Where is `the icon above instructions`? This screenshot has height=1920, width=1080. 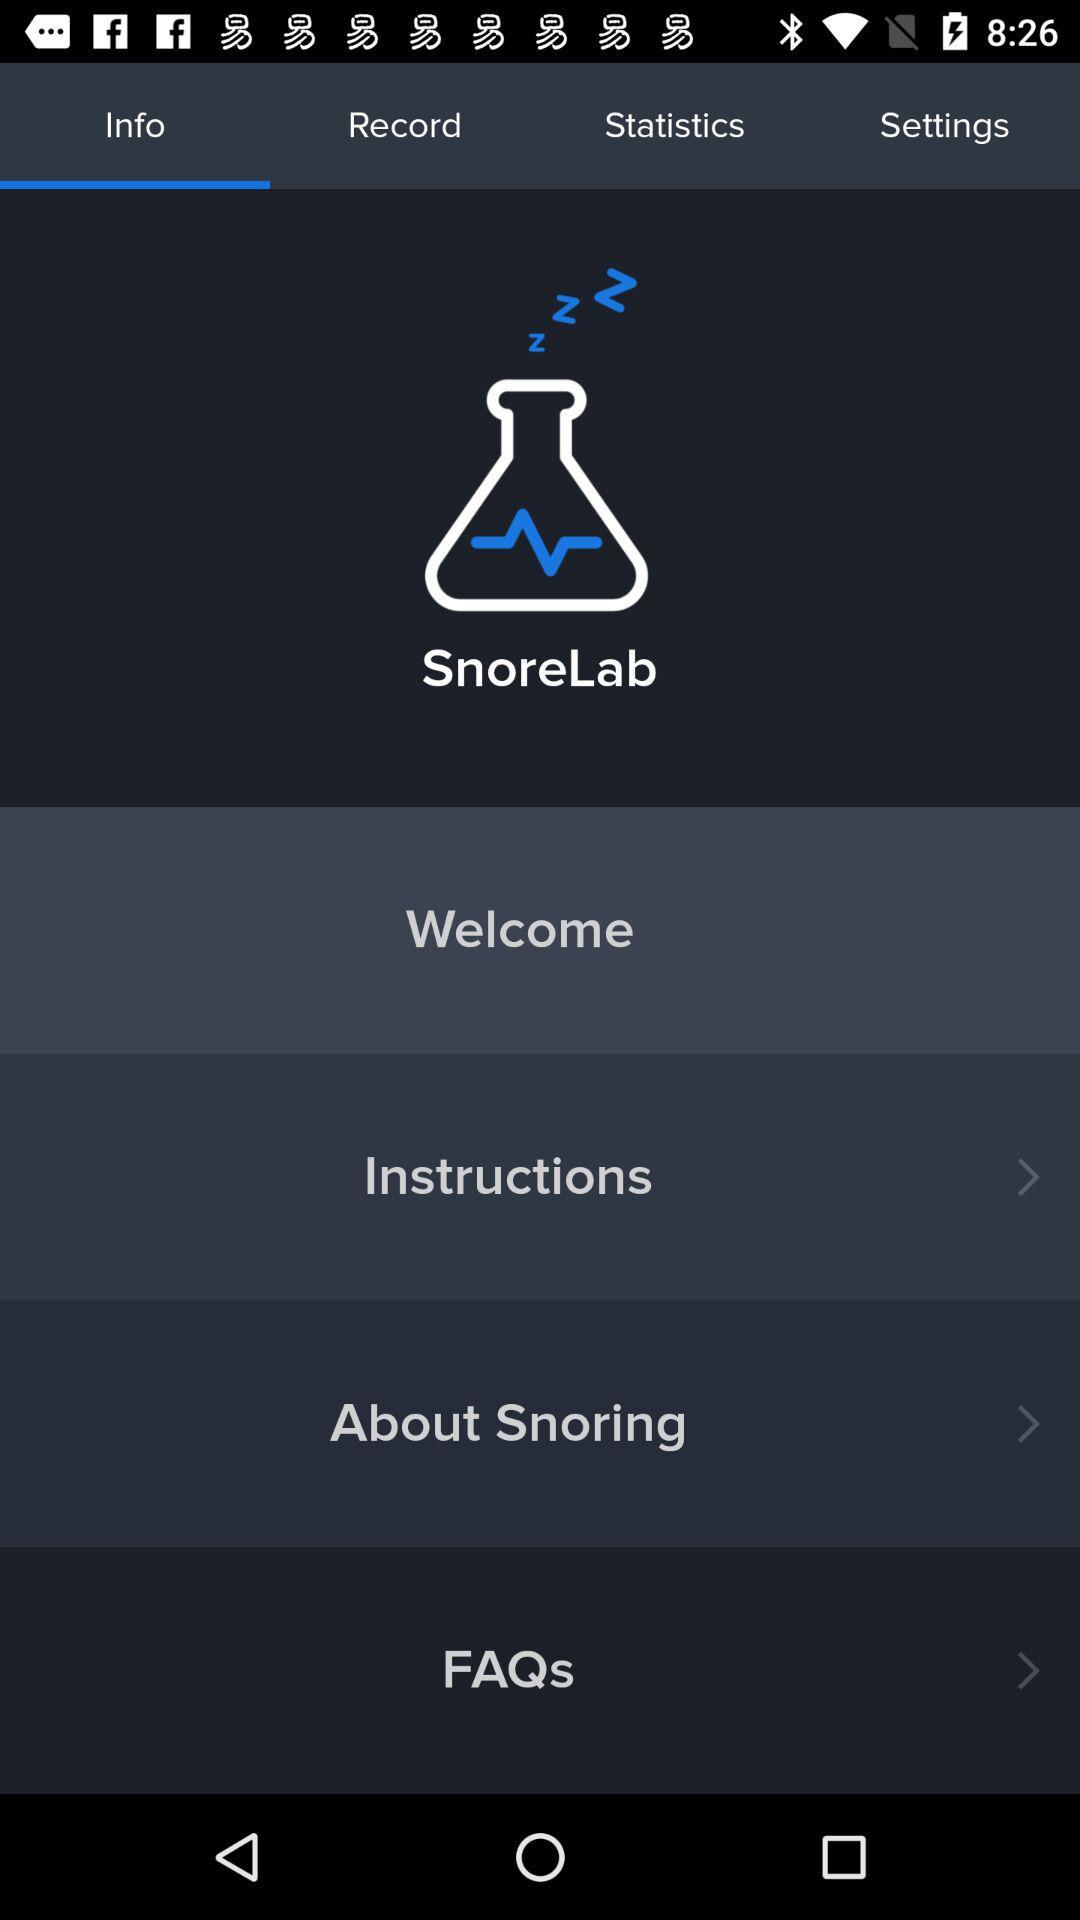
the icon above instructions is located at coordinates (540, 929).